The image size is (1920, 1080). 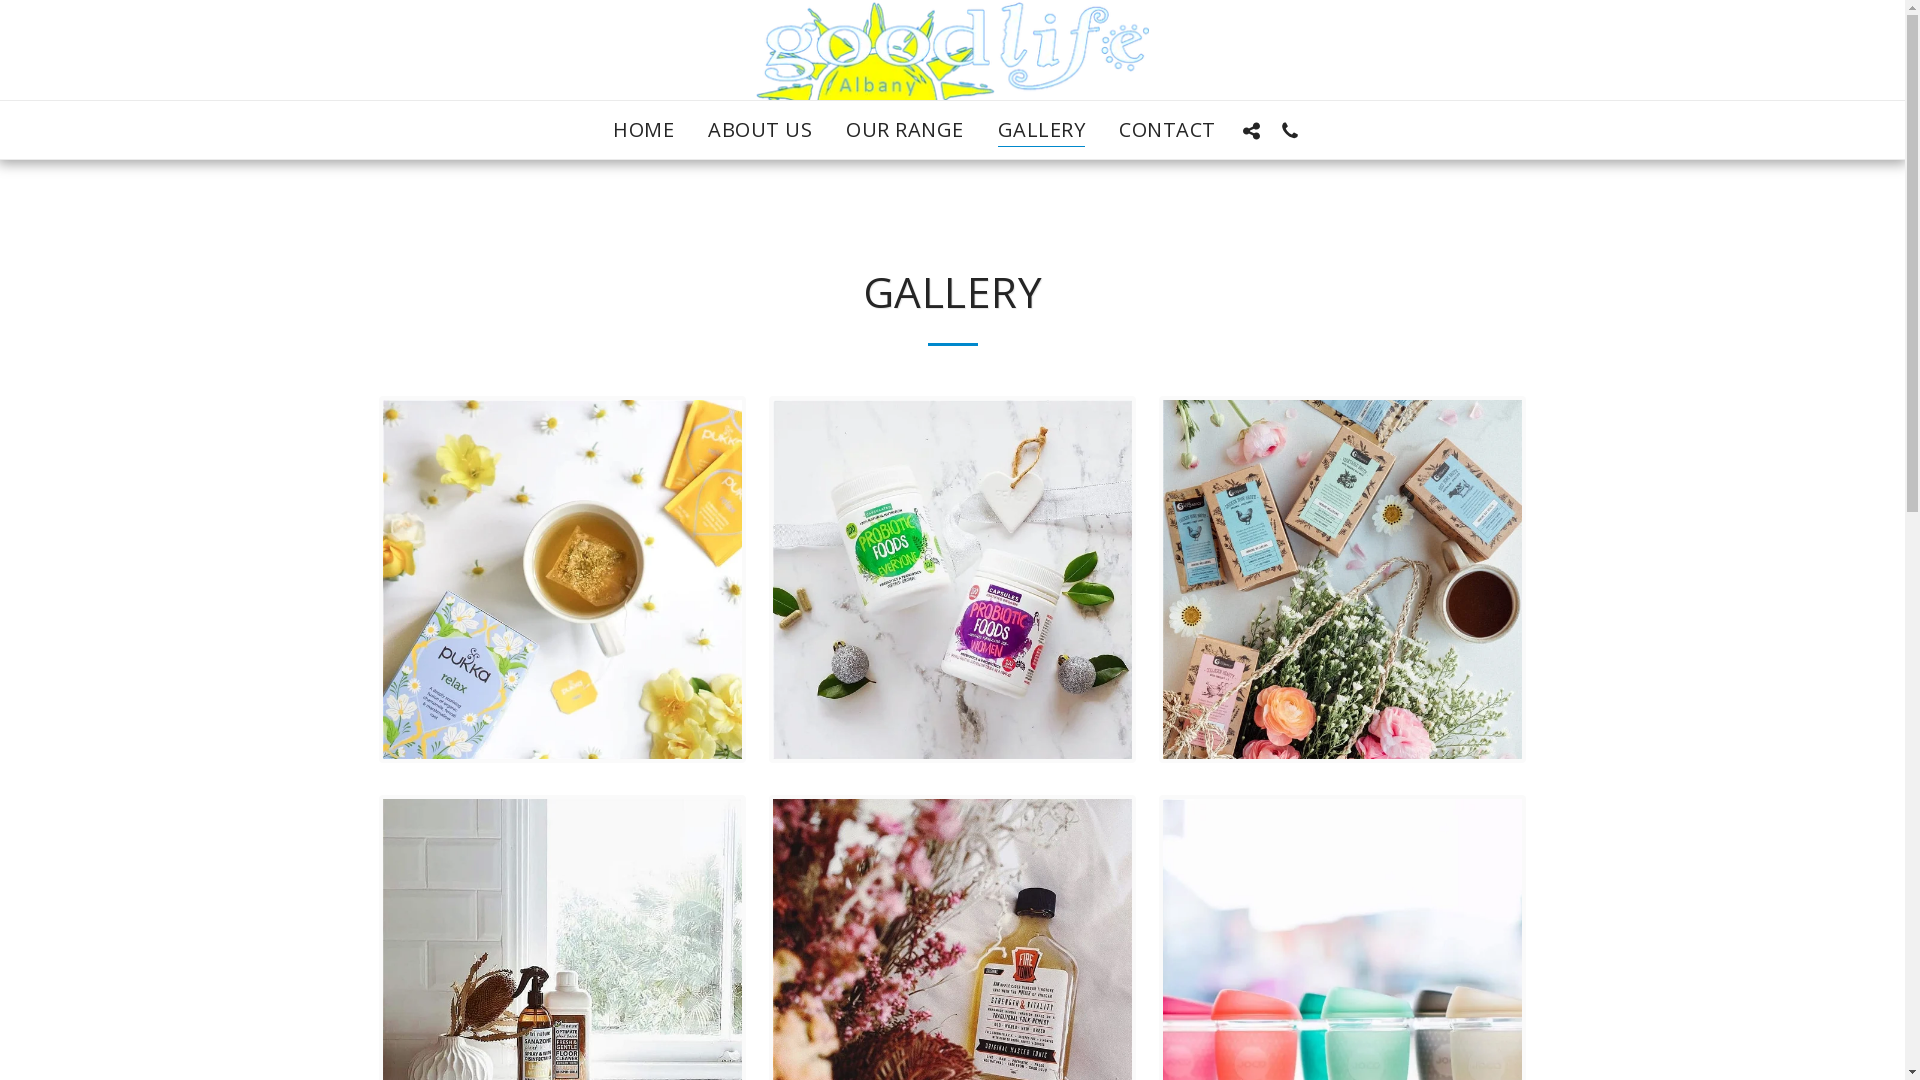 I want to click on 'OUR RANGE', so click(x=904, y=130).